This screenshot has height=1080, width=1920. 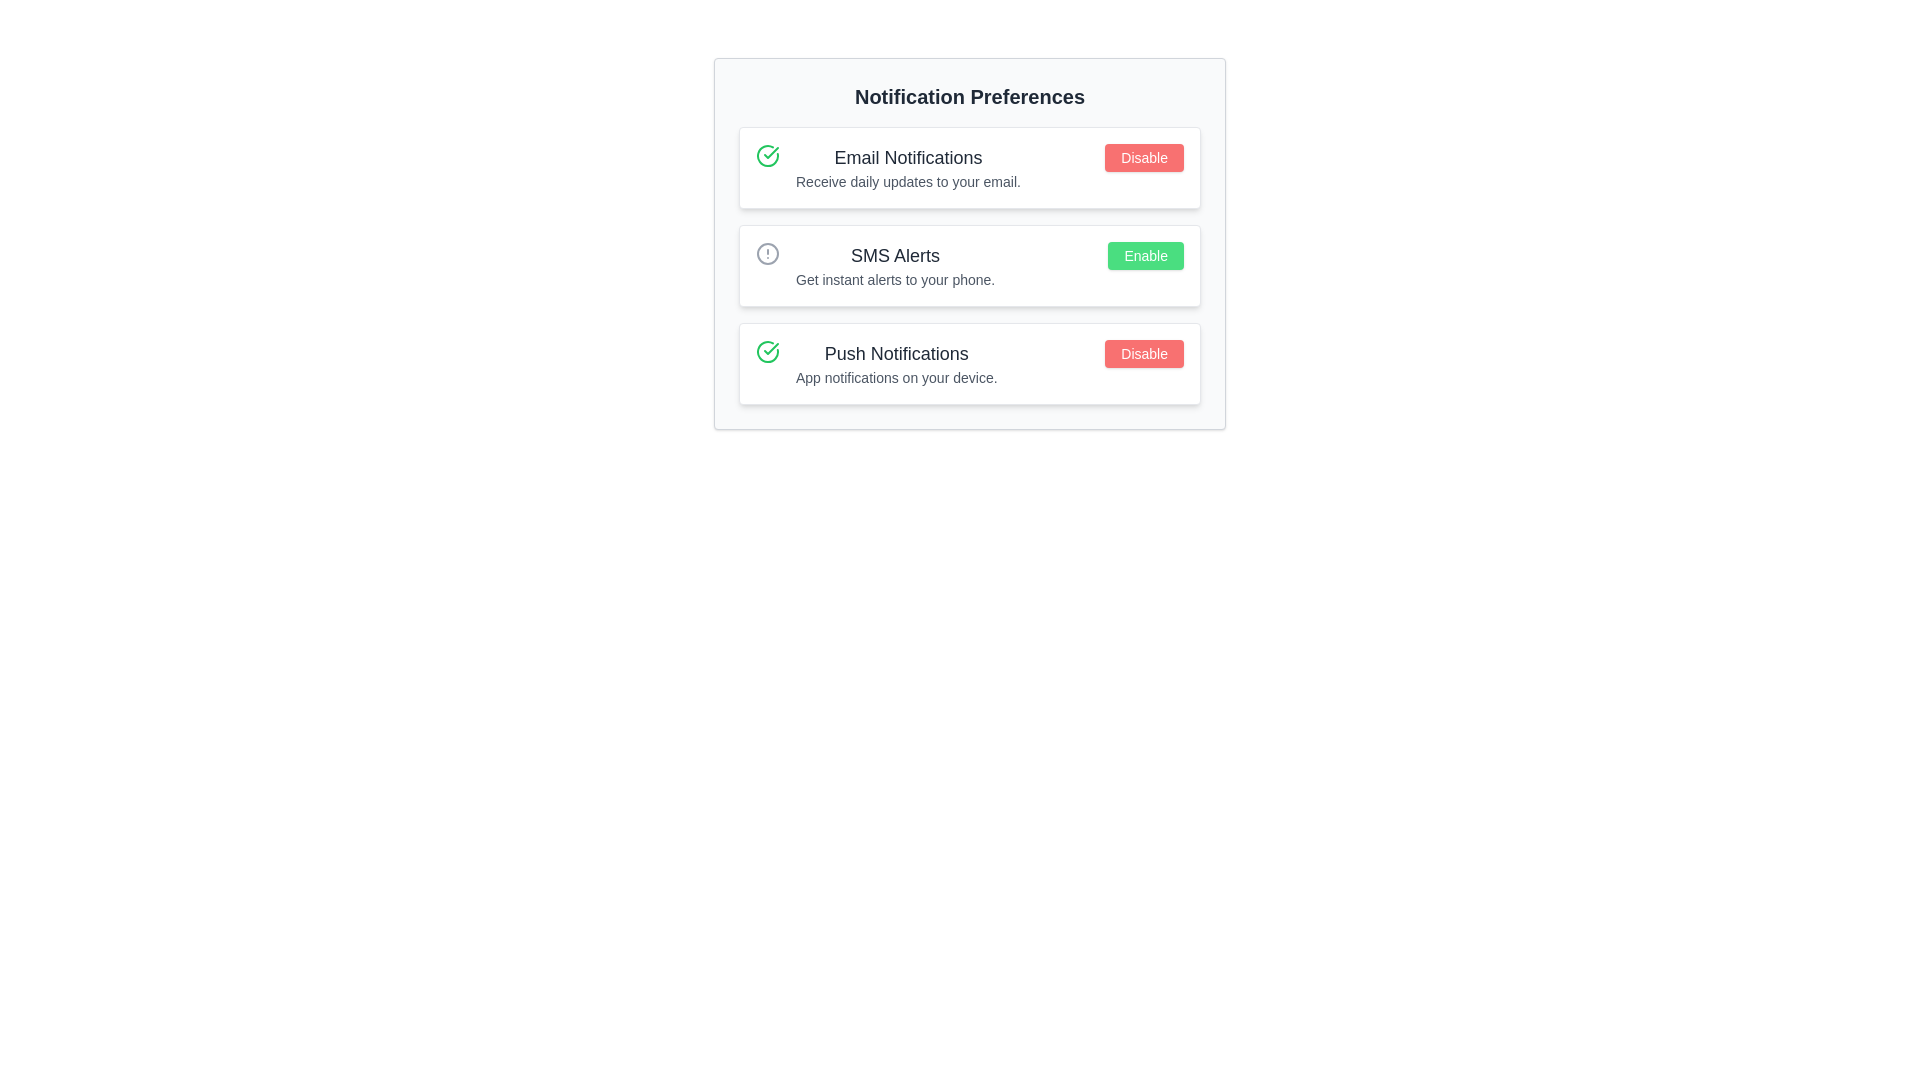 I want to click on the 'Push Notifications' text label, which is a large, bold, gray font indicating a prominent heading in the notification preferences panel, so click(x=895, y=353).